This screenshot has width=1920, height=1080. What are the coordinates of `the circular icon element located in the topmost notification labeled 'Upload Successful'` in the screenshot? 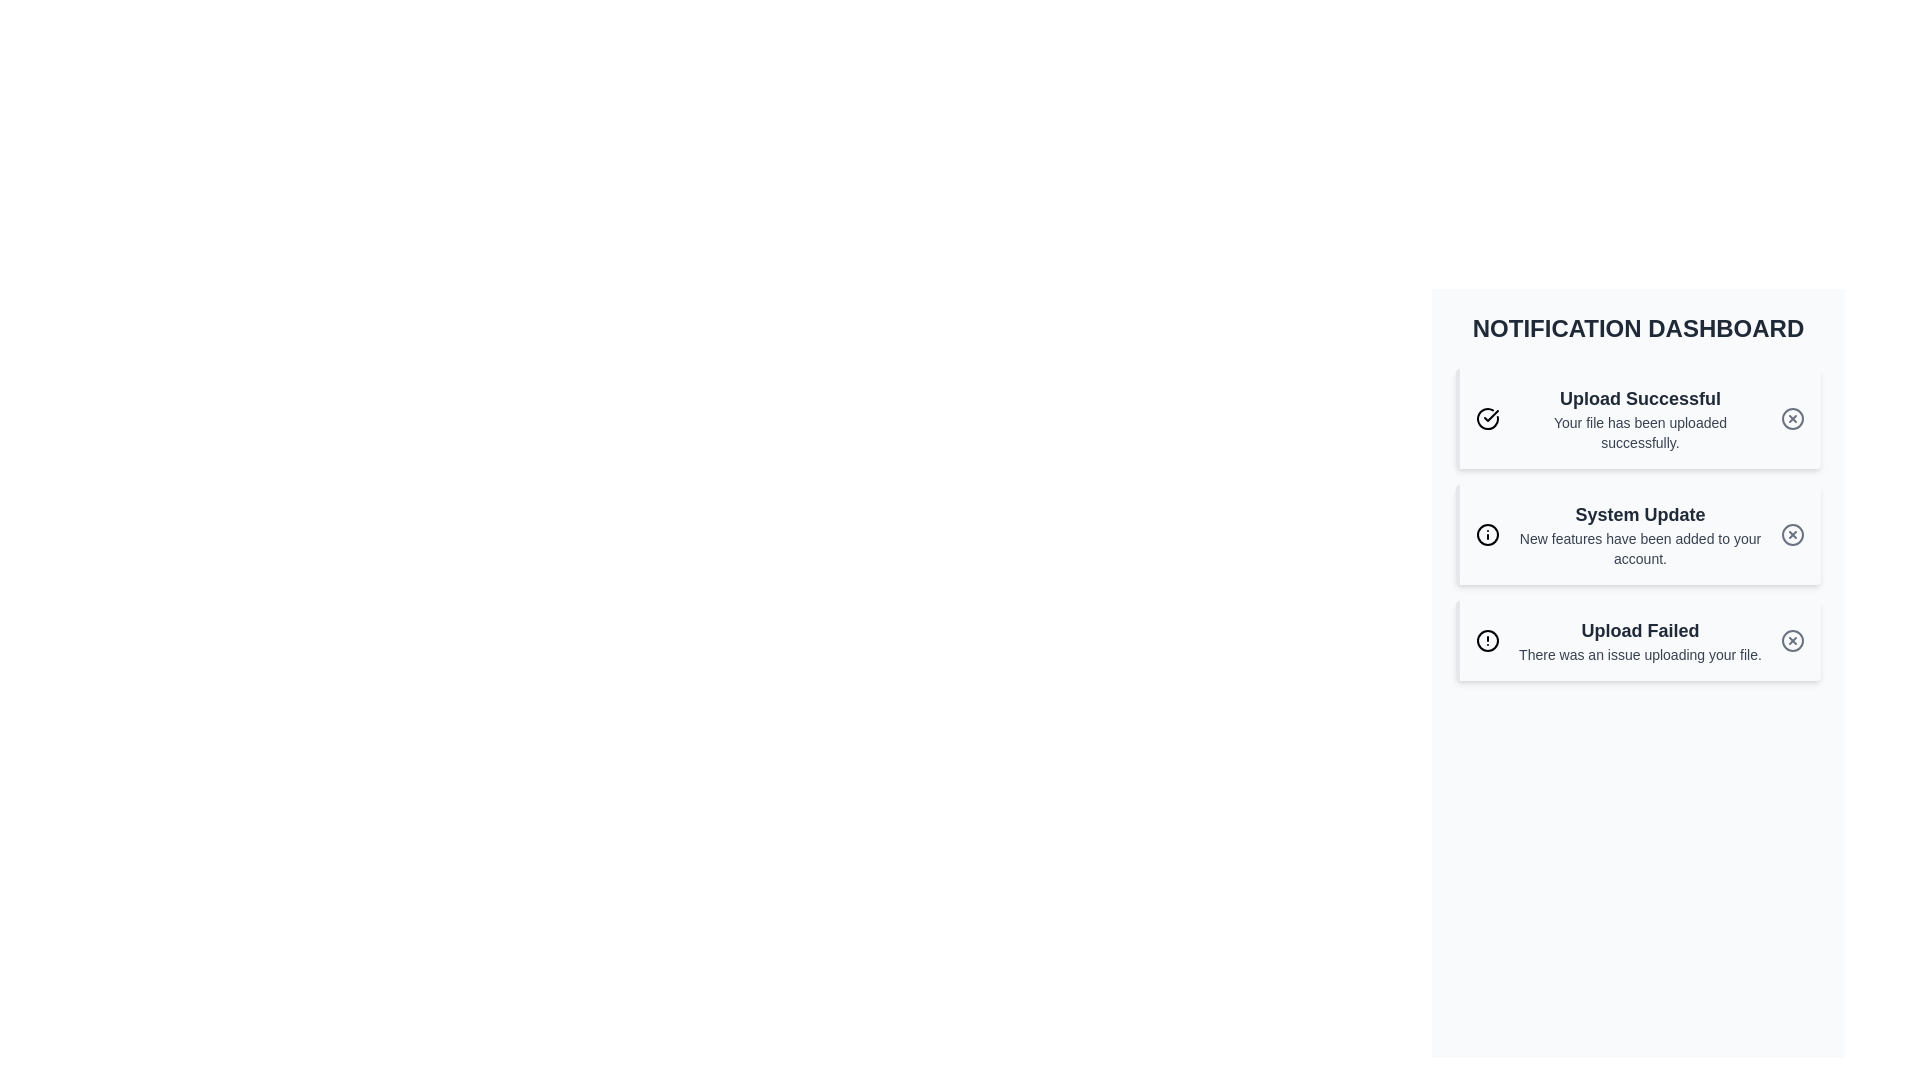 It's located at (1793, 418).